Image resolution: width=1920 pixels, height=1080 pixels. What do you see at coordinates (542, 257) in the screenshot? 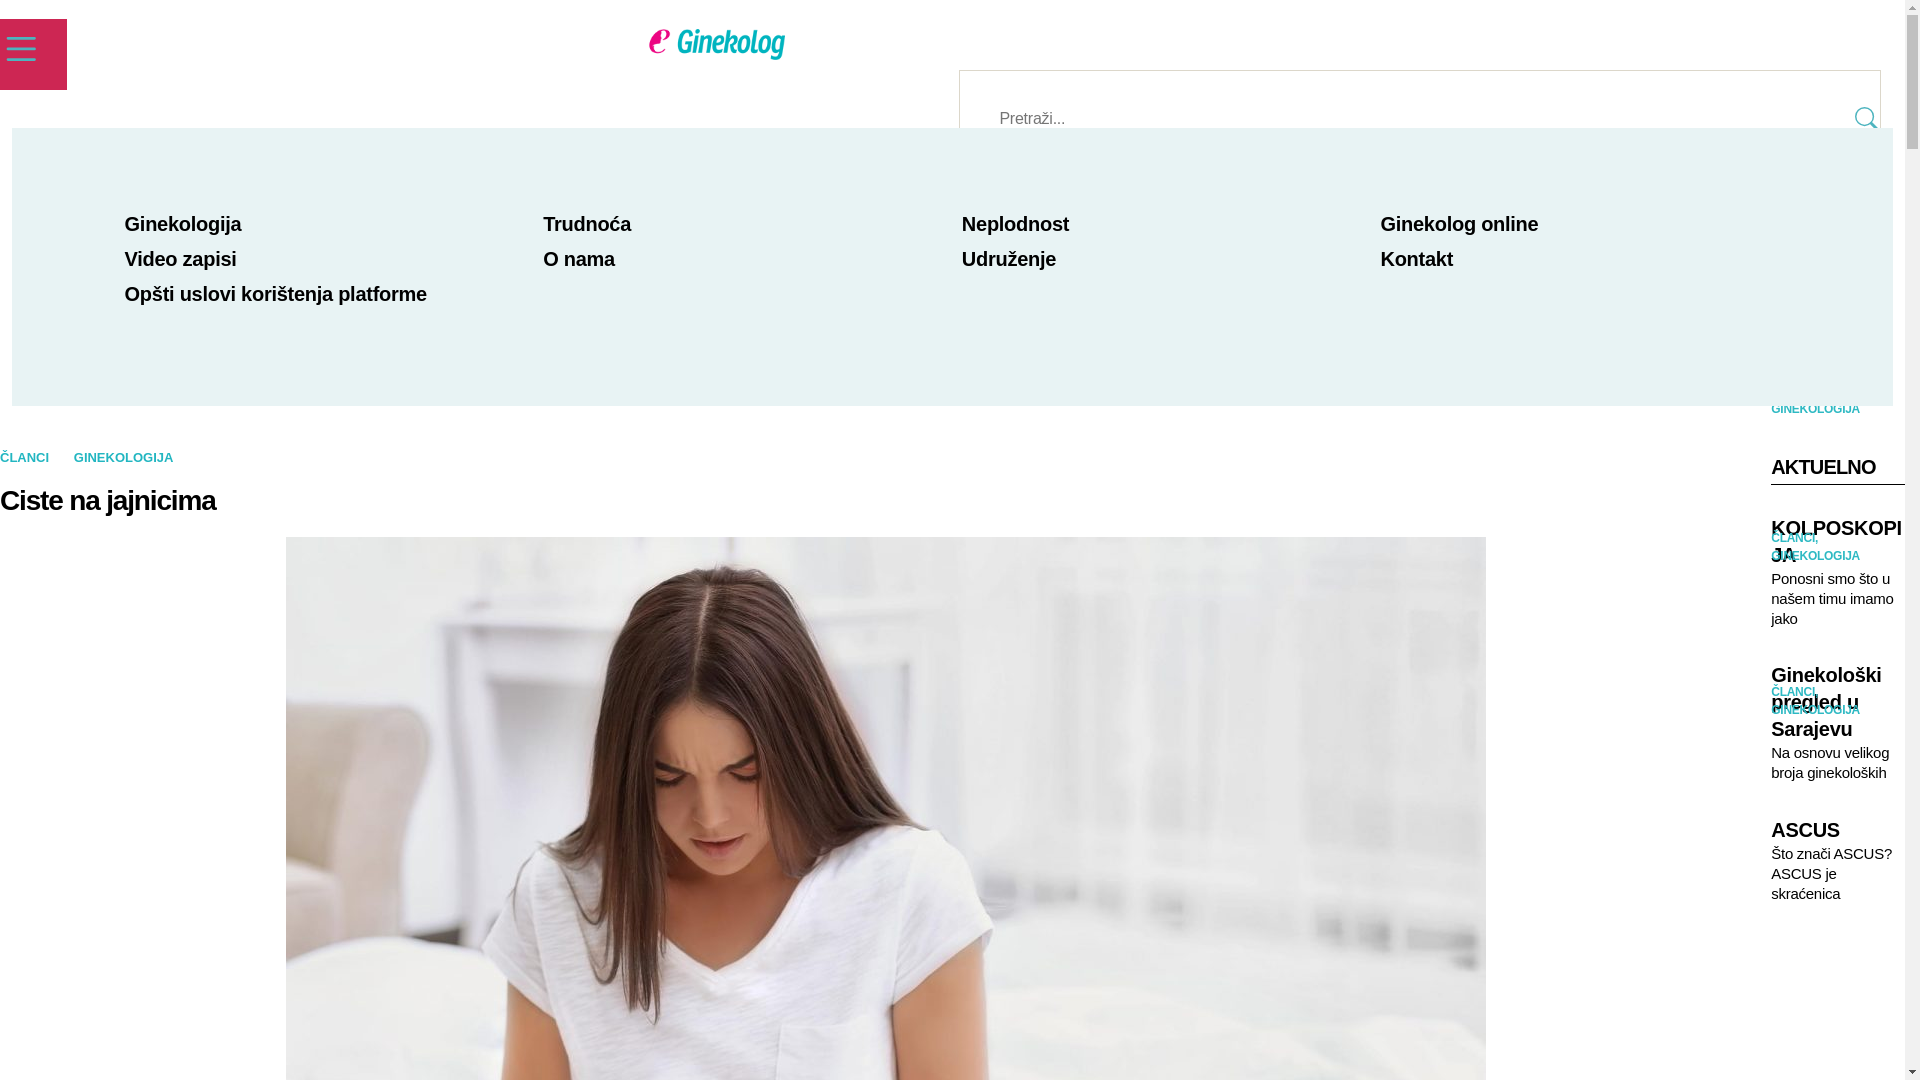
I see `'O nama'` at bounding box center [542, 257].